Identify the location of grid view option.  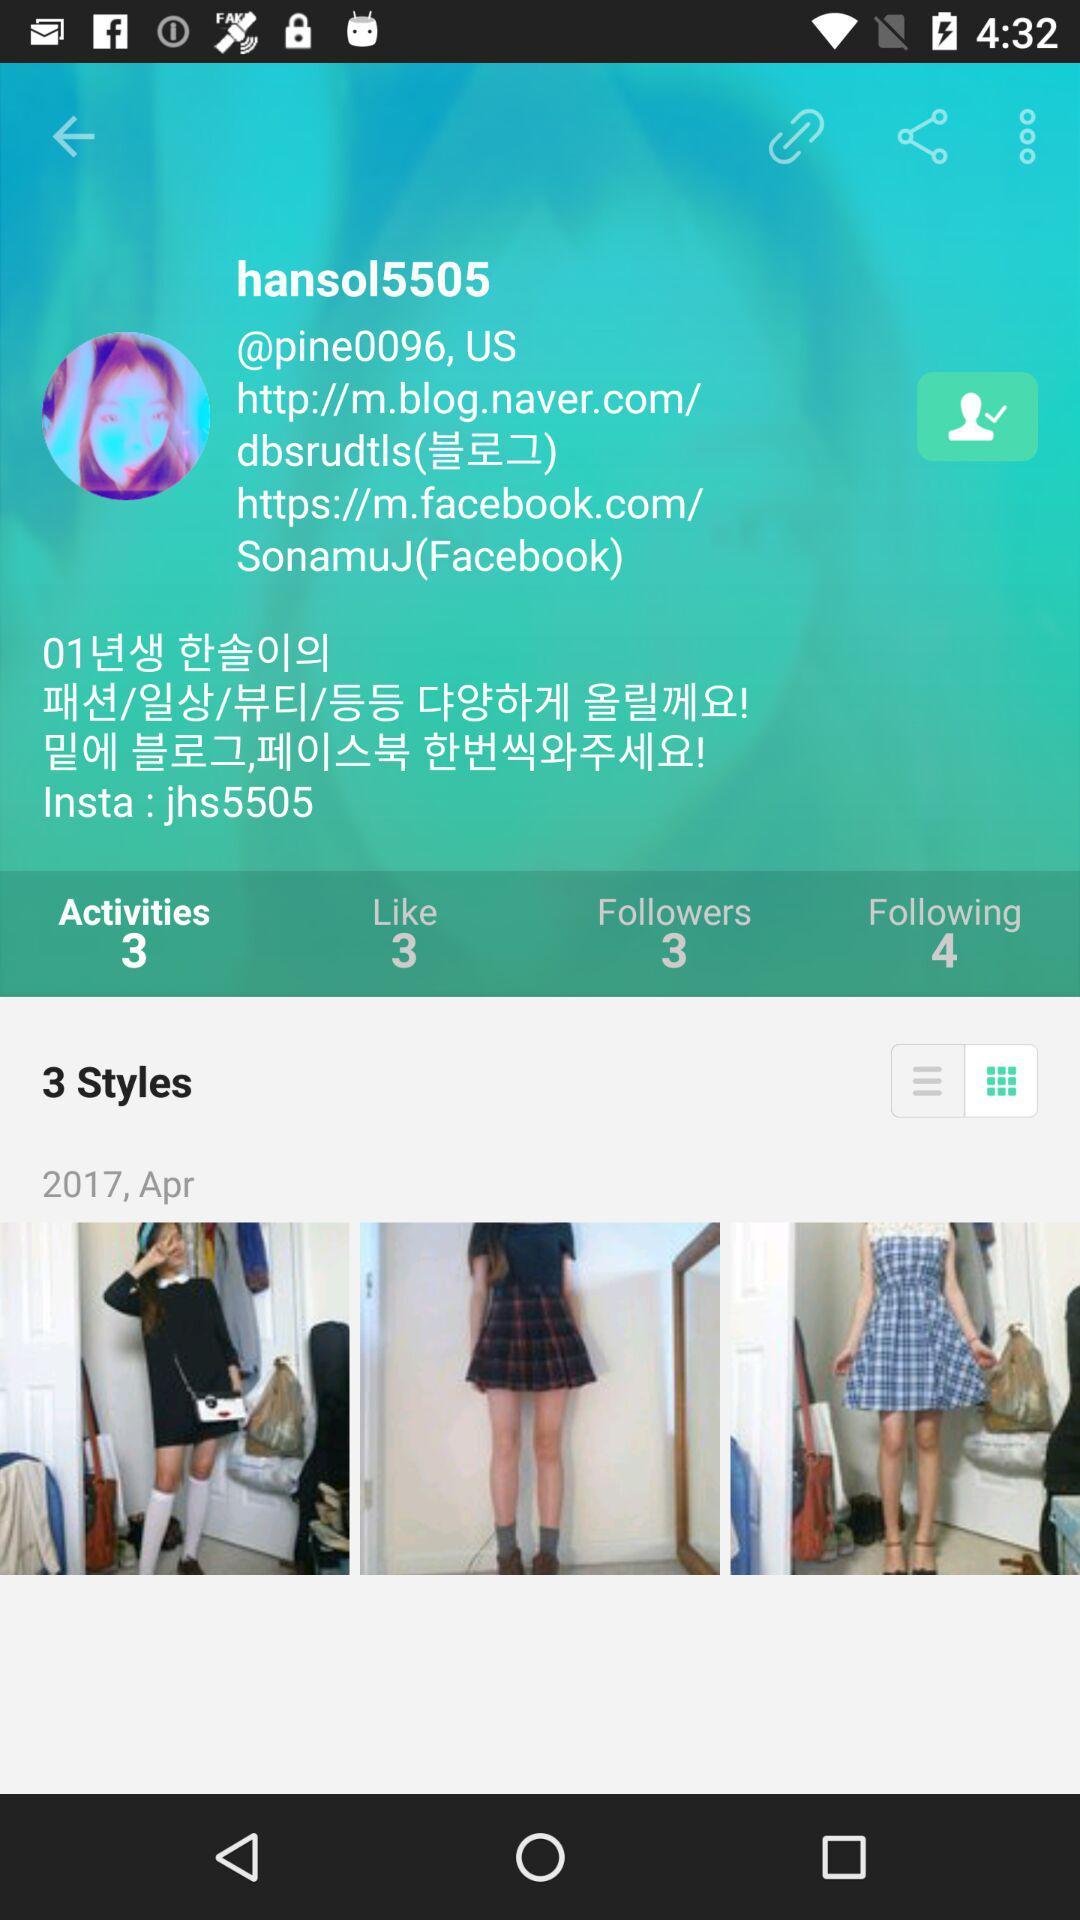
(1001, 1079).